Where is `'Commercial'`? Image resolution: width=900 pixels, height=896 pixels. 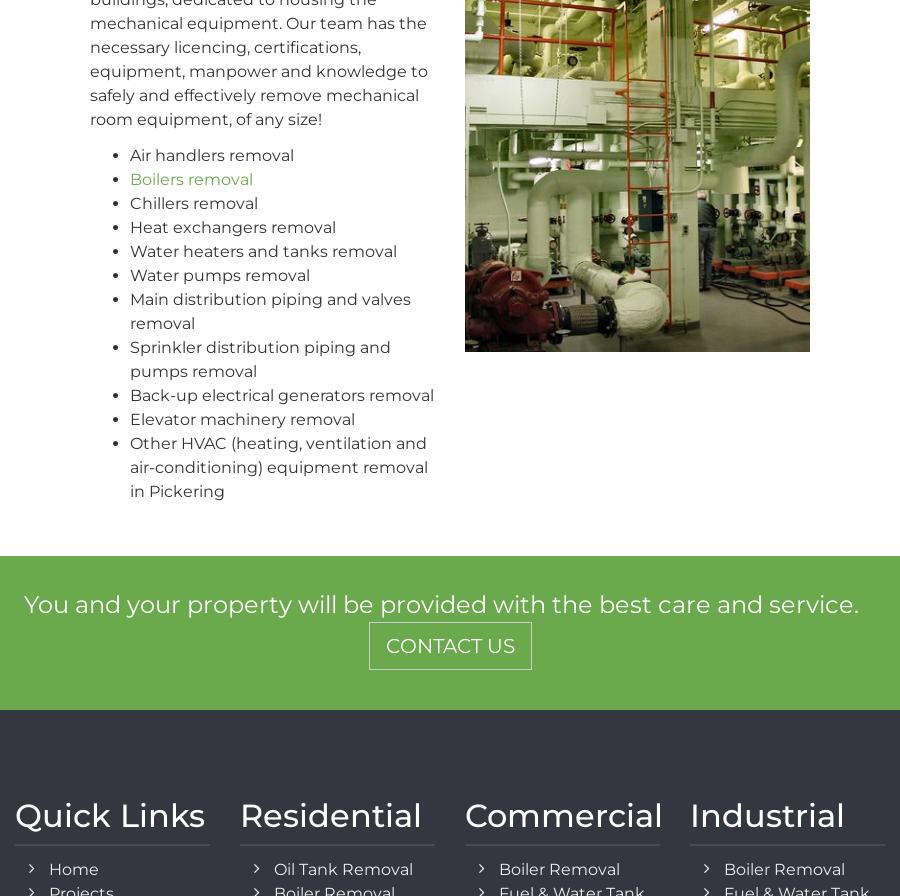
'Commercial' is located at coordinates (464, 815).